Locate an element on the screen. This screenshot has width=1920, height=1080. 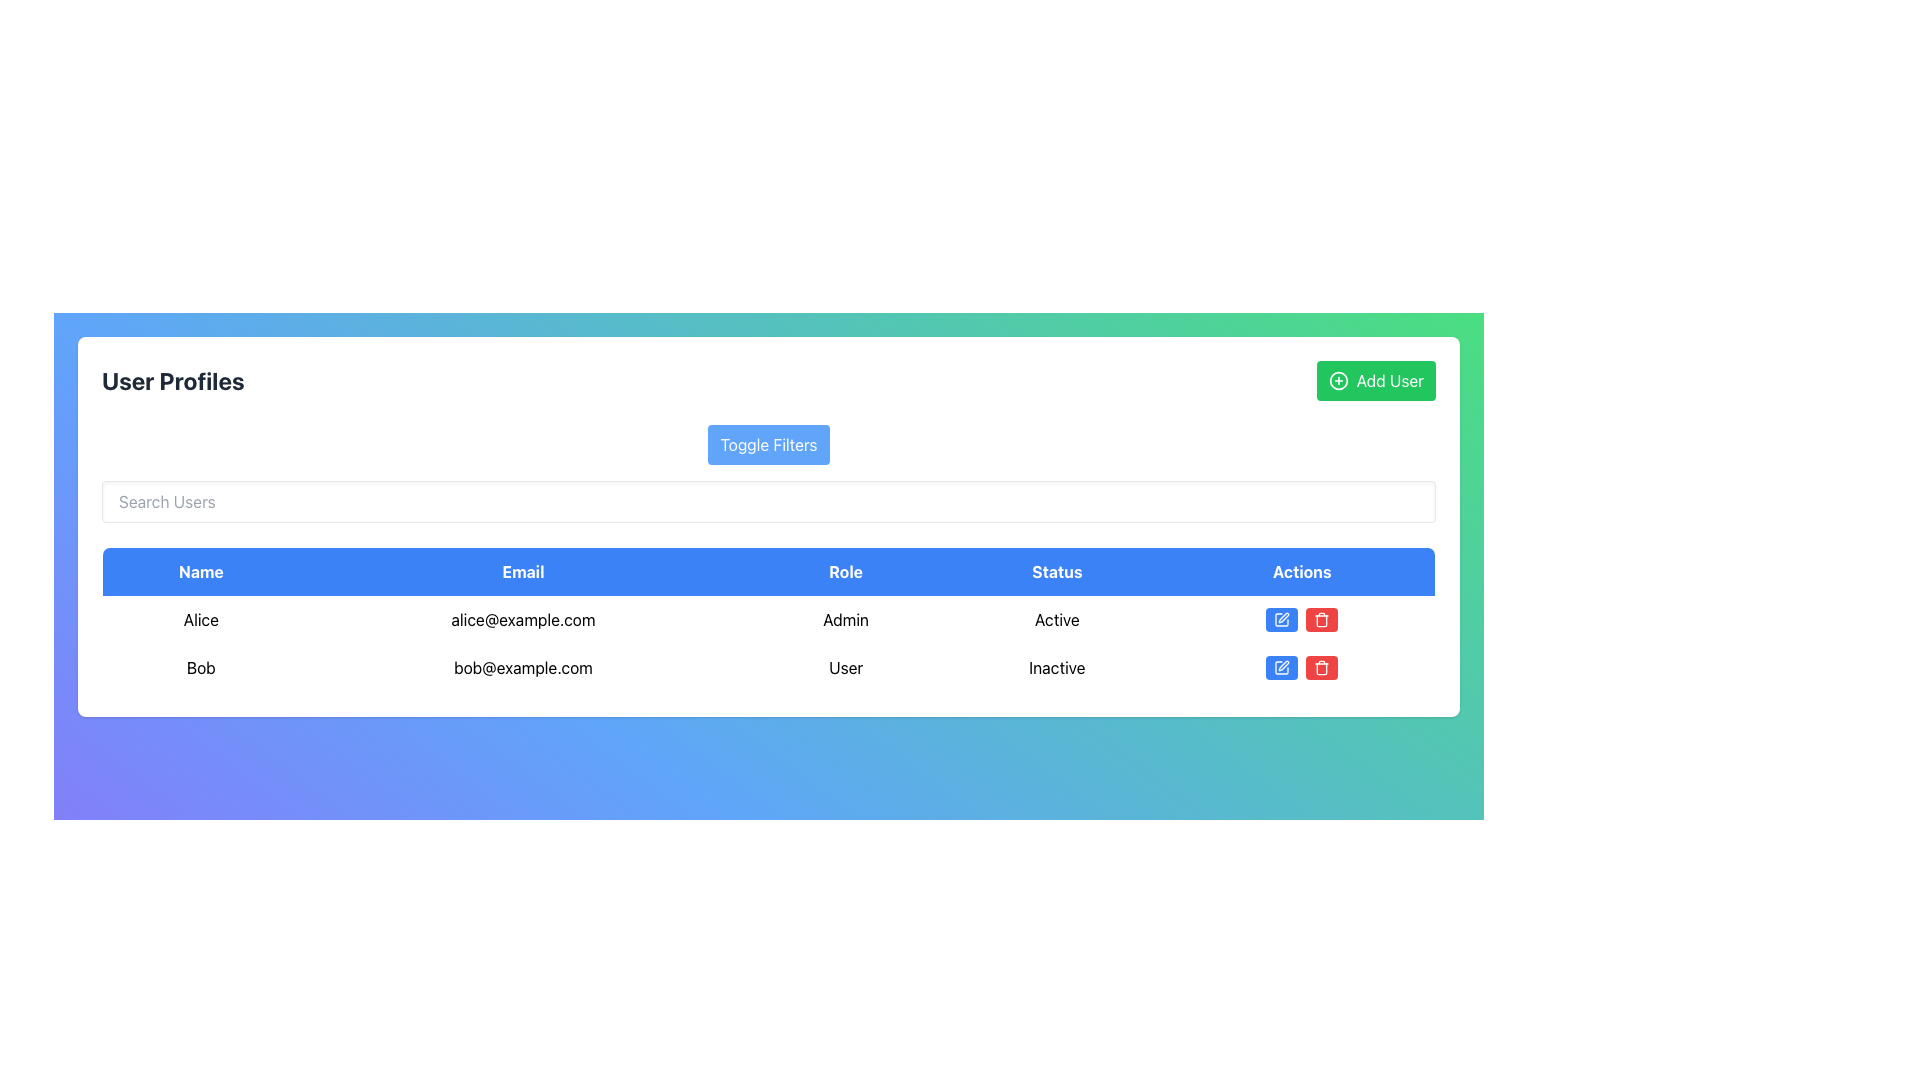
the 'Name' column header label in the table, which serves as the identifier for user names is located at coordinates (201, 571).